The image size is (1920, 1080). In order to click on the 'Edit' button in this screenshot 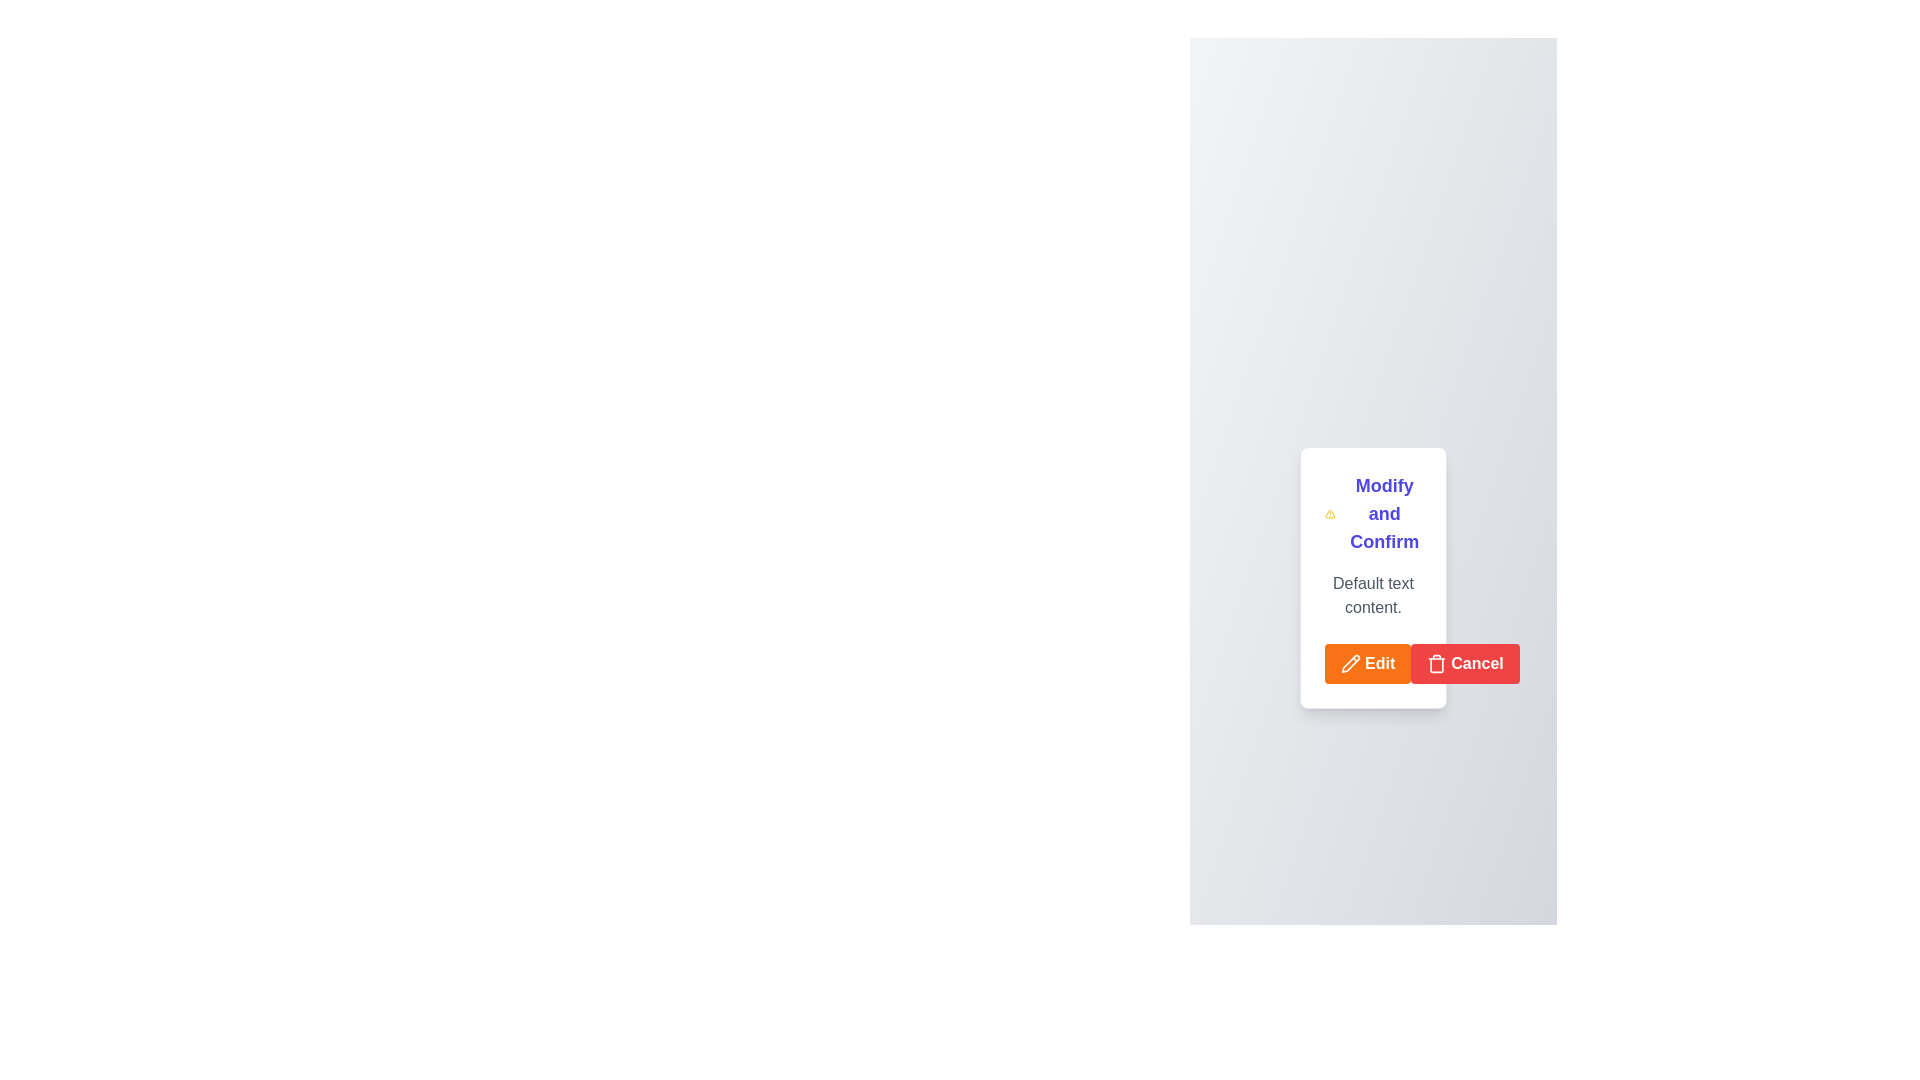, I will do `click(1372, 663)`.